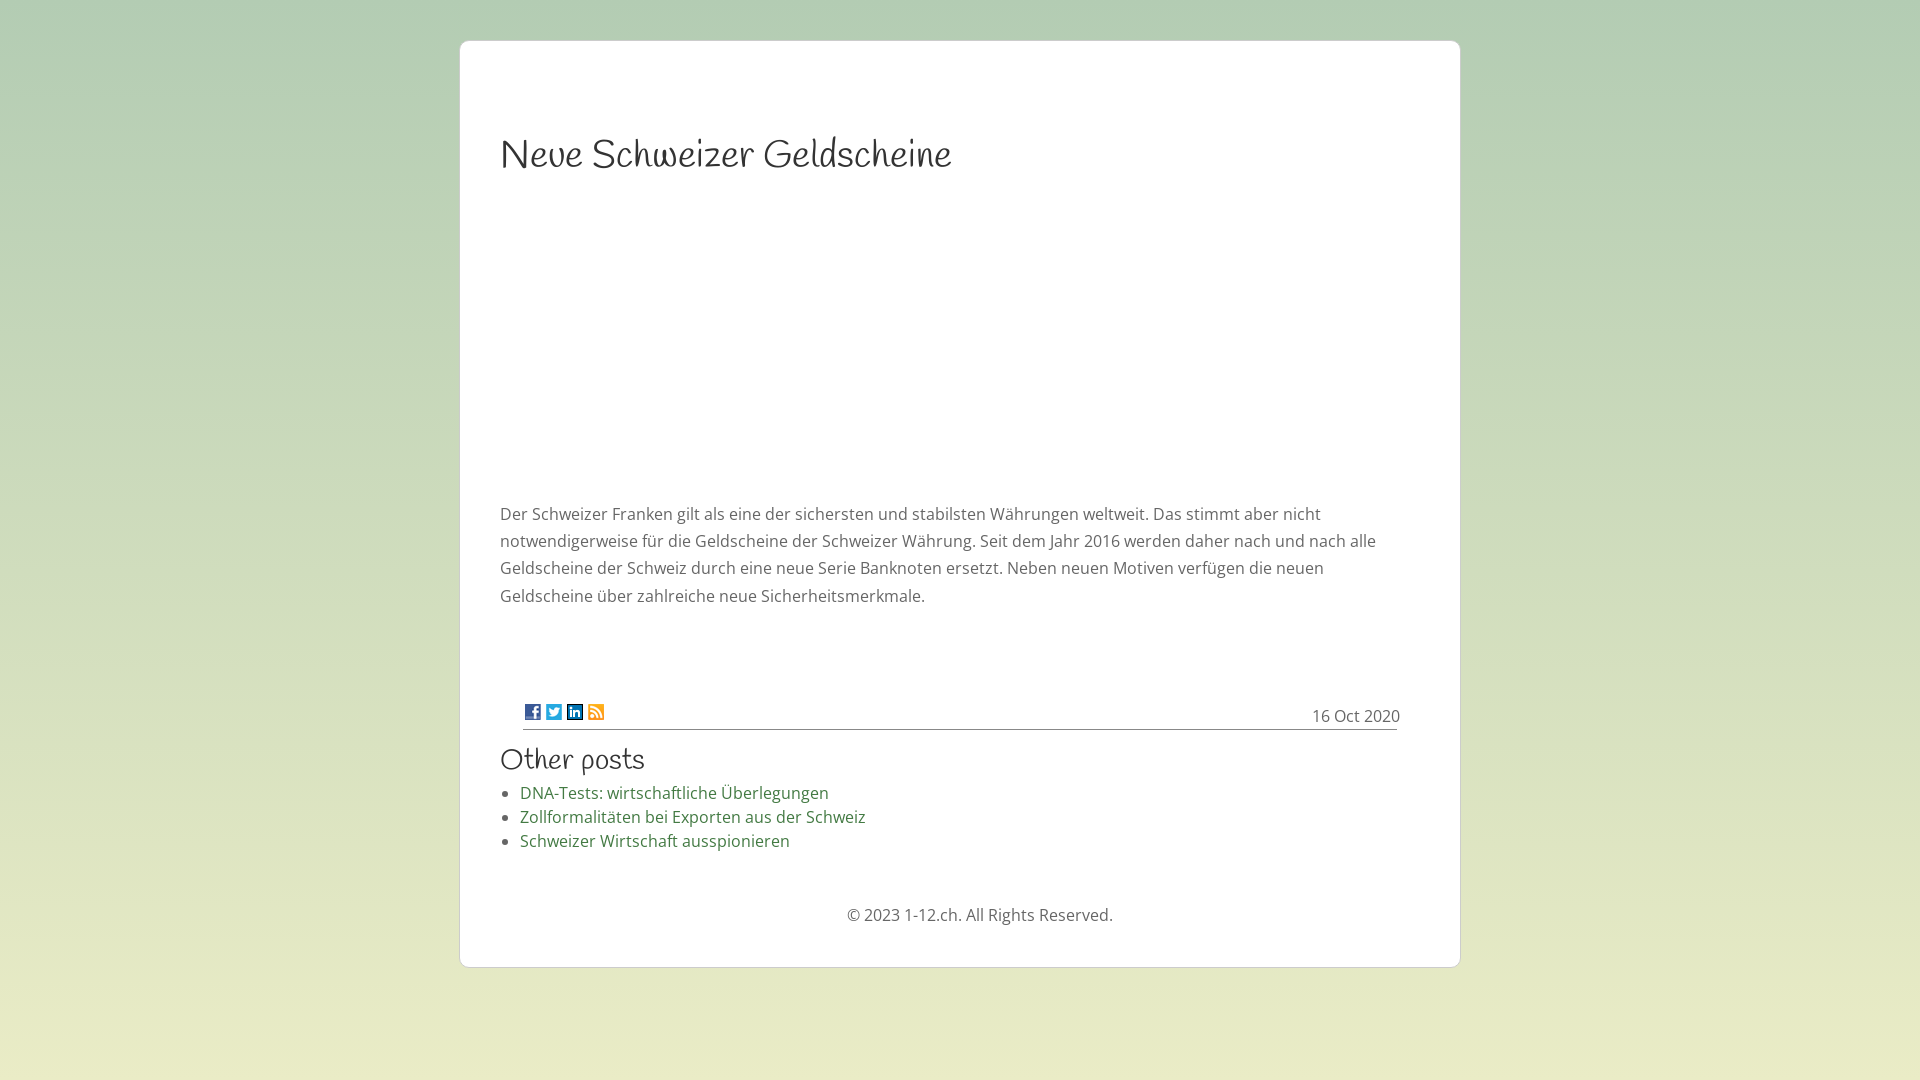  What do you see at coordinates (553, 711) in the screenshot?
I see `'Twitter'` at bounding box center [553, 711].